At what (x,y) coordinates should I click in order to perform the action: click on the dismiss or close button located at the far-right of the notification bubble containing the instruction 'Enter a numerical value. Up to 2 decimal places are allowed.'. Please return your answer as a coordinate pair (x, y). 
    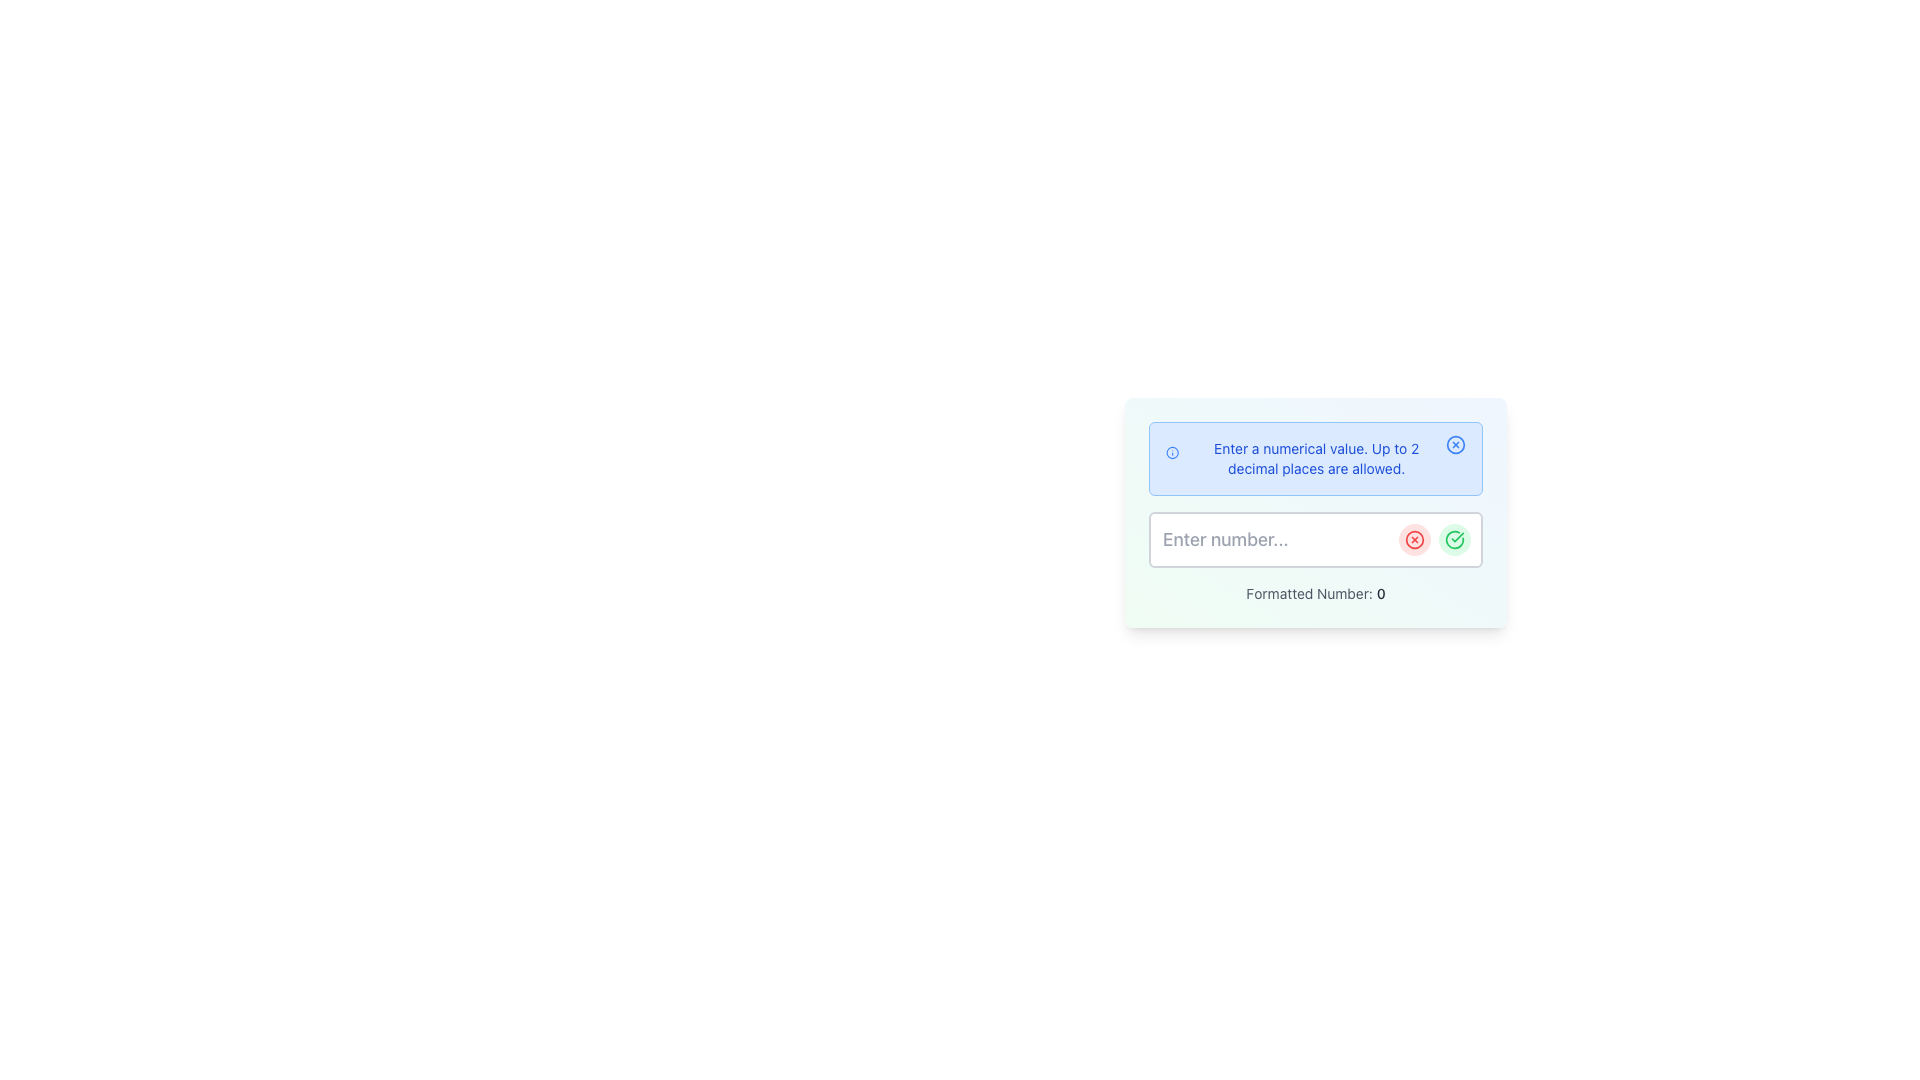
    Looking at the image, I should click on (1455, 443).